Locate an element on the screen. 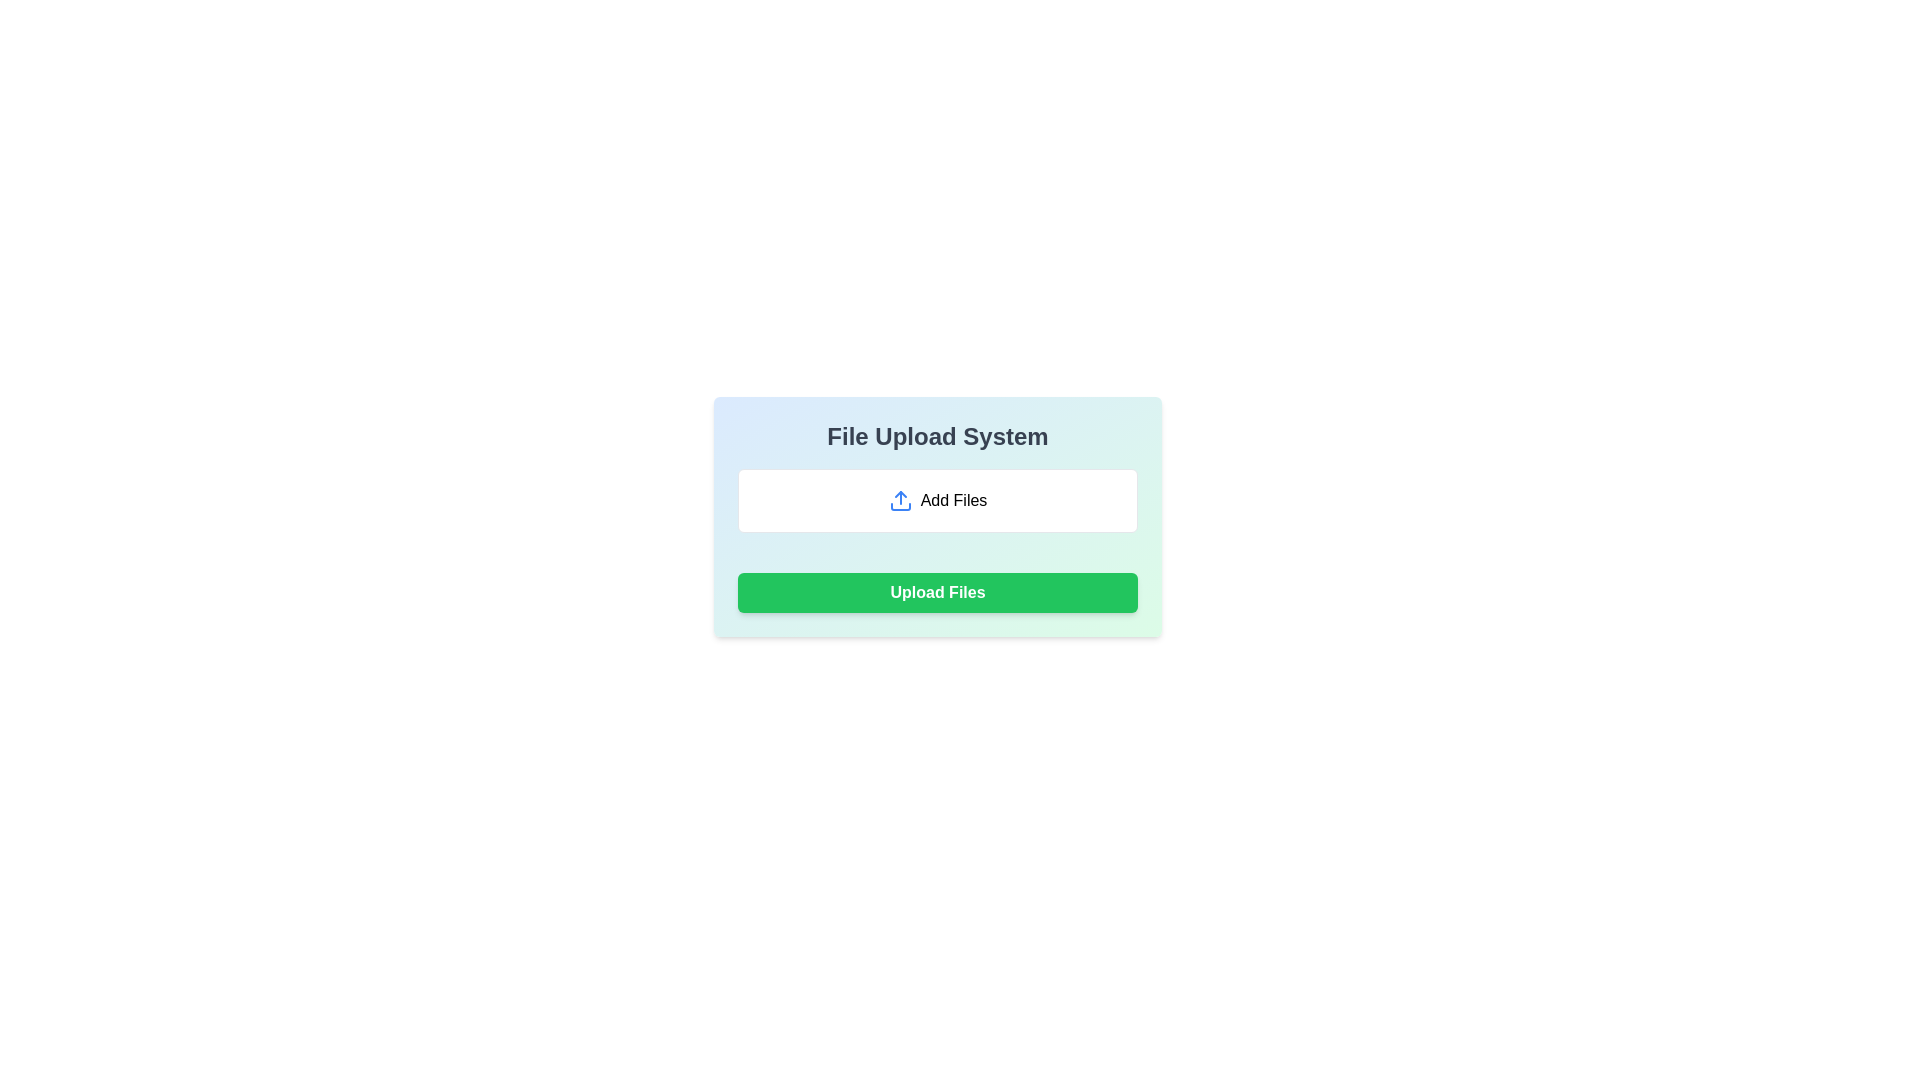 Image resolution: width=1920 pixels, height=1080 pixels. the title text element located at the top of the card-like structure, which serves as a header for the application or interface section is located at coordinates (936, 435).